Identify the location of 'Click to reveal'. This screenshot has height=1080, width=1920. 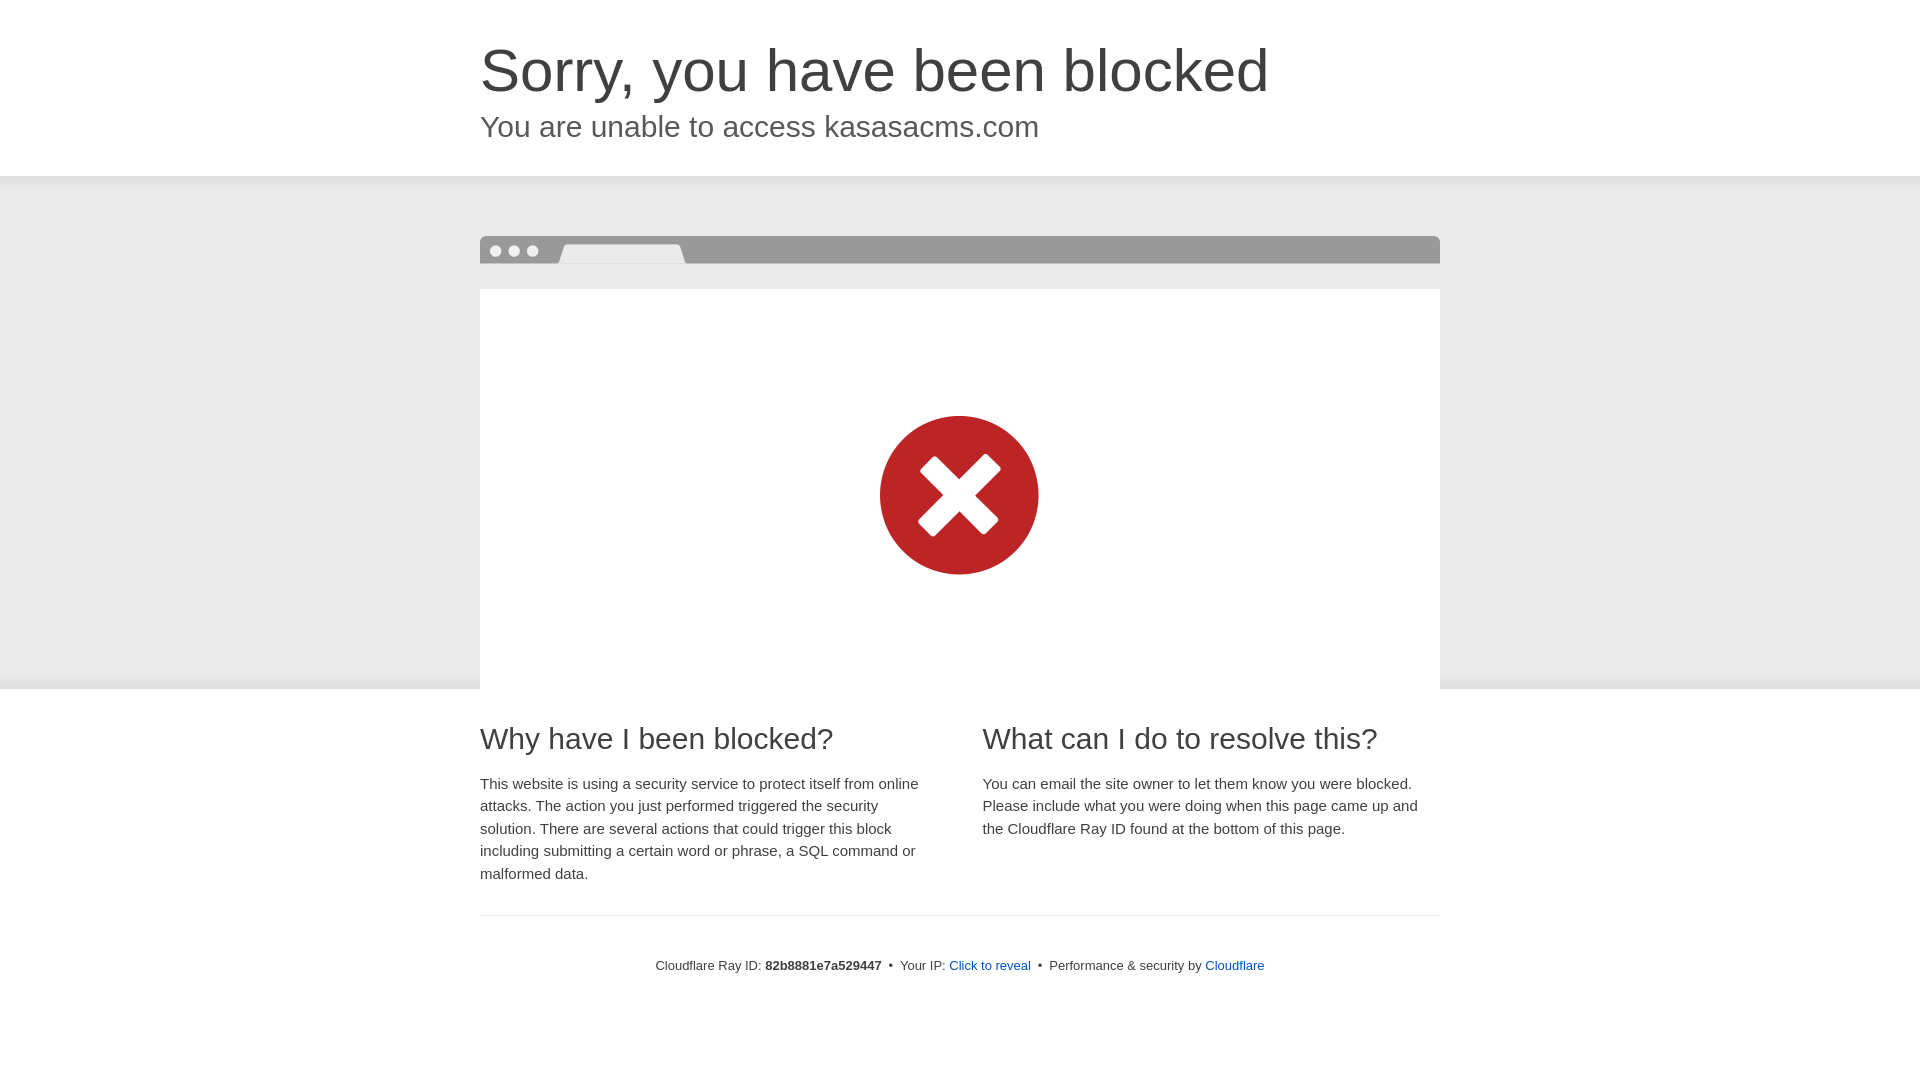
(989, 964).